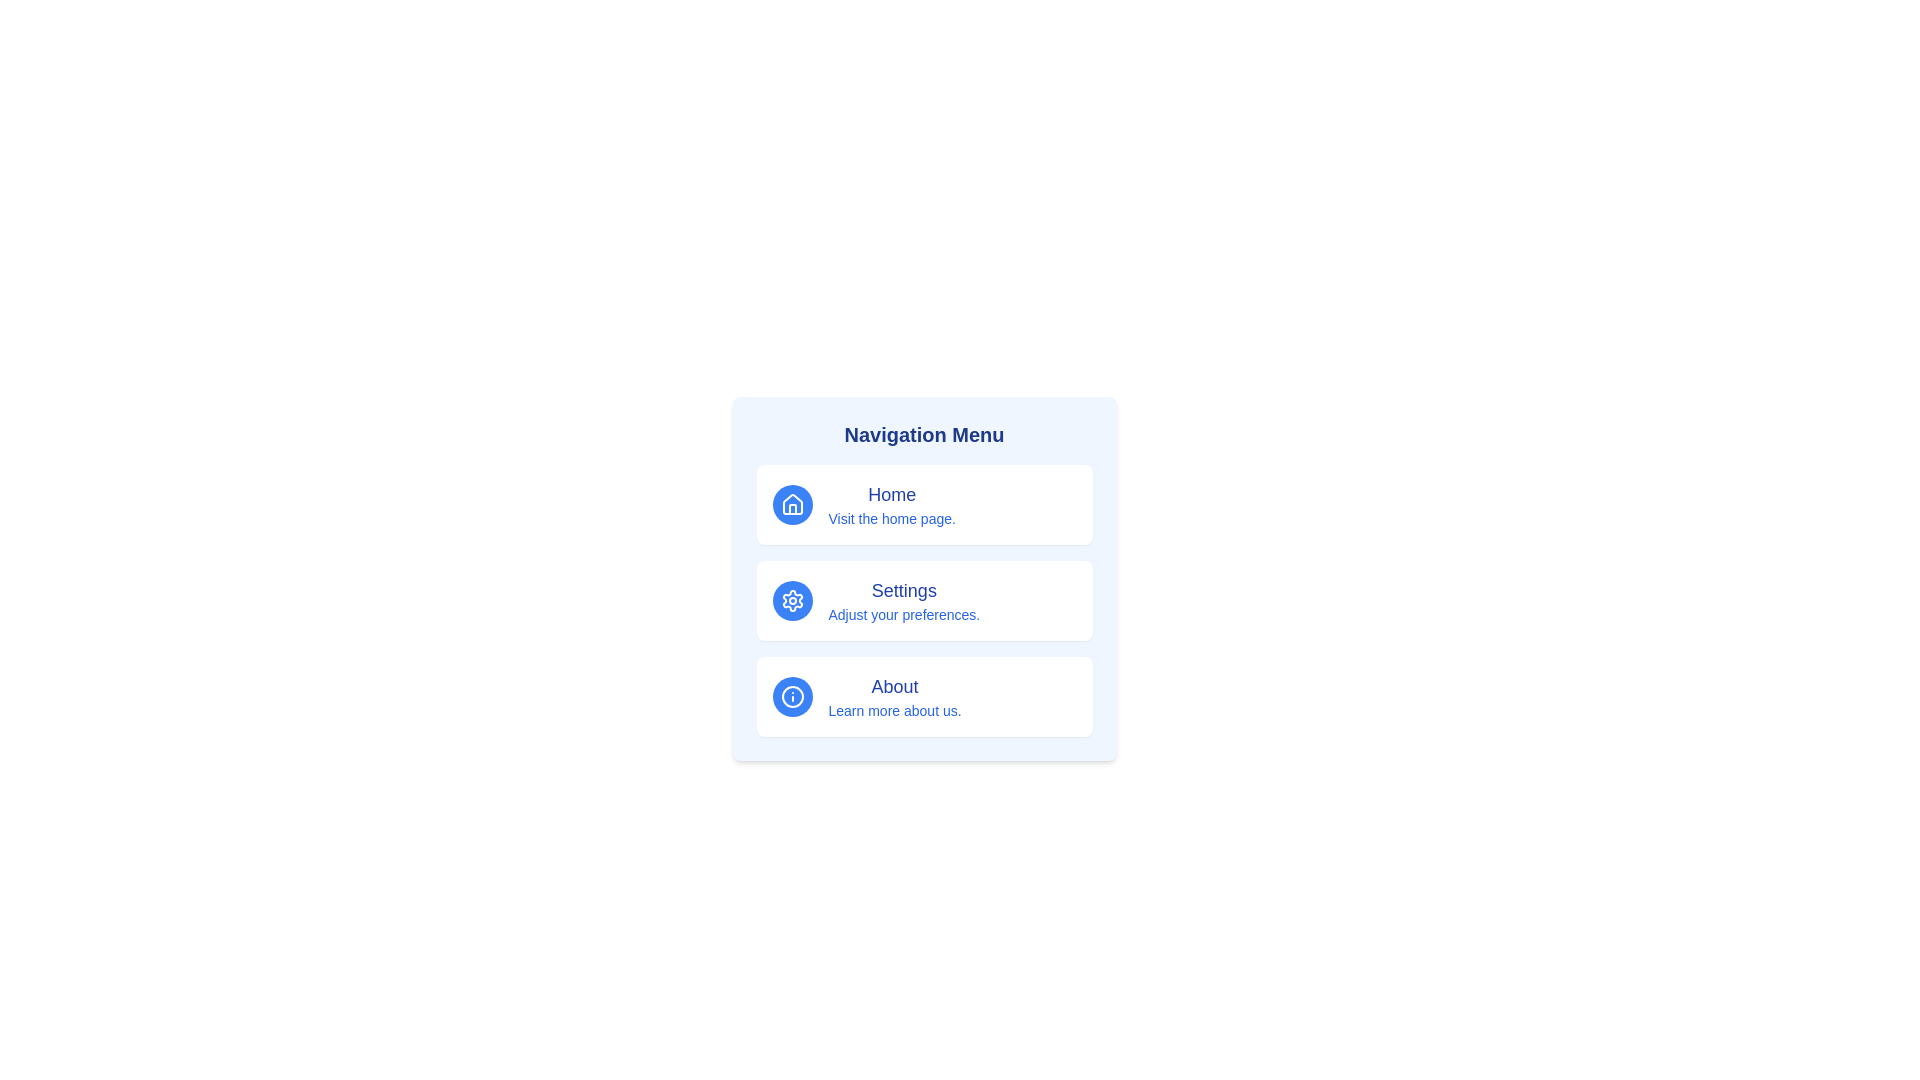 This screenshot has width=1920, height=1080. What do you see at coordinates (923, 578) in the screenshot?
I see `the 'Settings' button card, which has a light blue background, a gear icon at the top-left corner, and the text 'Settings' in bold blue` at bounding box center [923, 578].